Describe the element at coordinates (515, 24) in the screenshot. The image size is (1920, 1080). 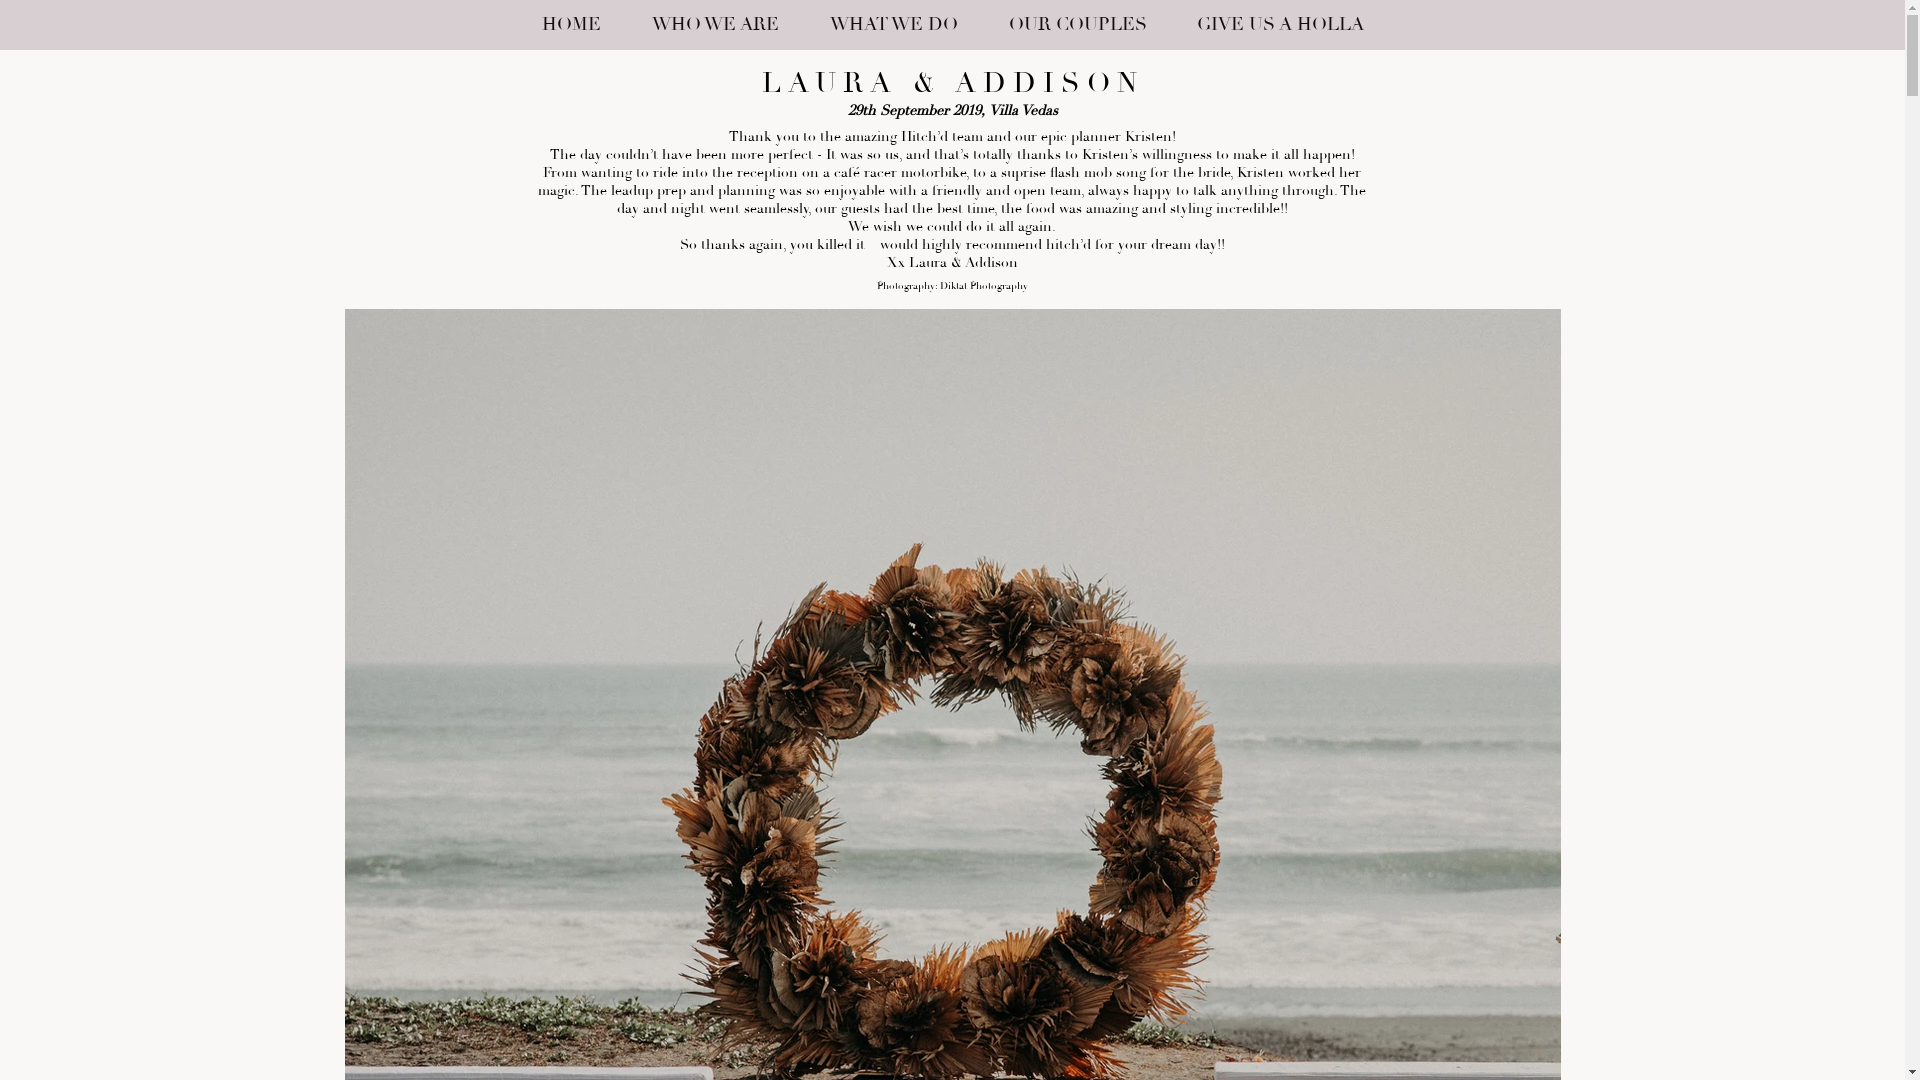
I see `'HOME'` at that location.